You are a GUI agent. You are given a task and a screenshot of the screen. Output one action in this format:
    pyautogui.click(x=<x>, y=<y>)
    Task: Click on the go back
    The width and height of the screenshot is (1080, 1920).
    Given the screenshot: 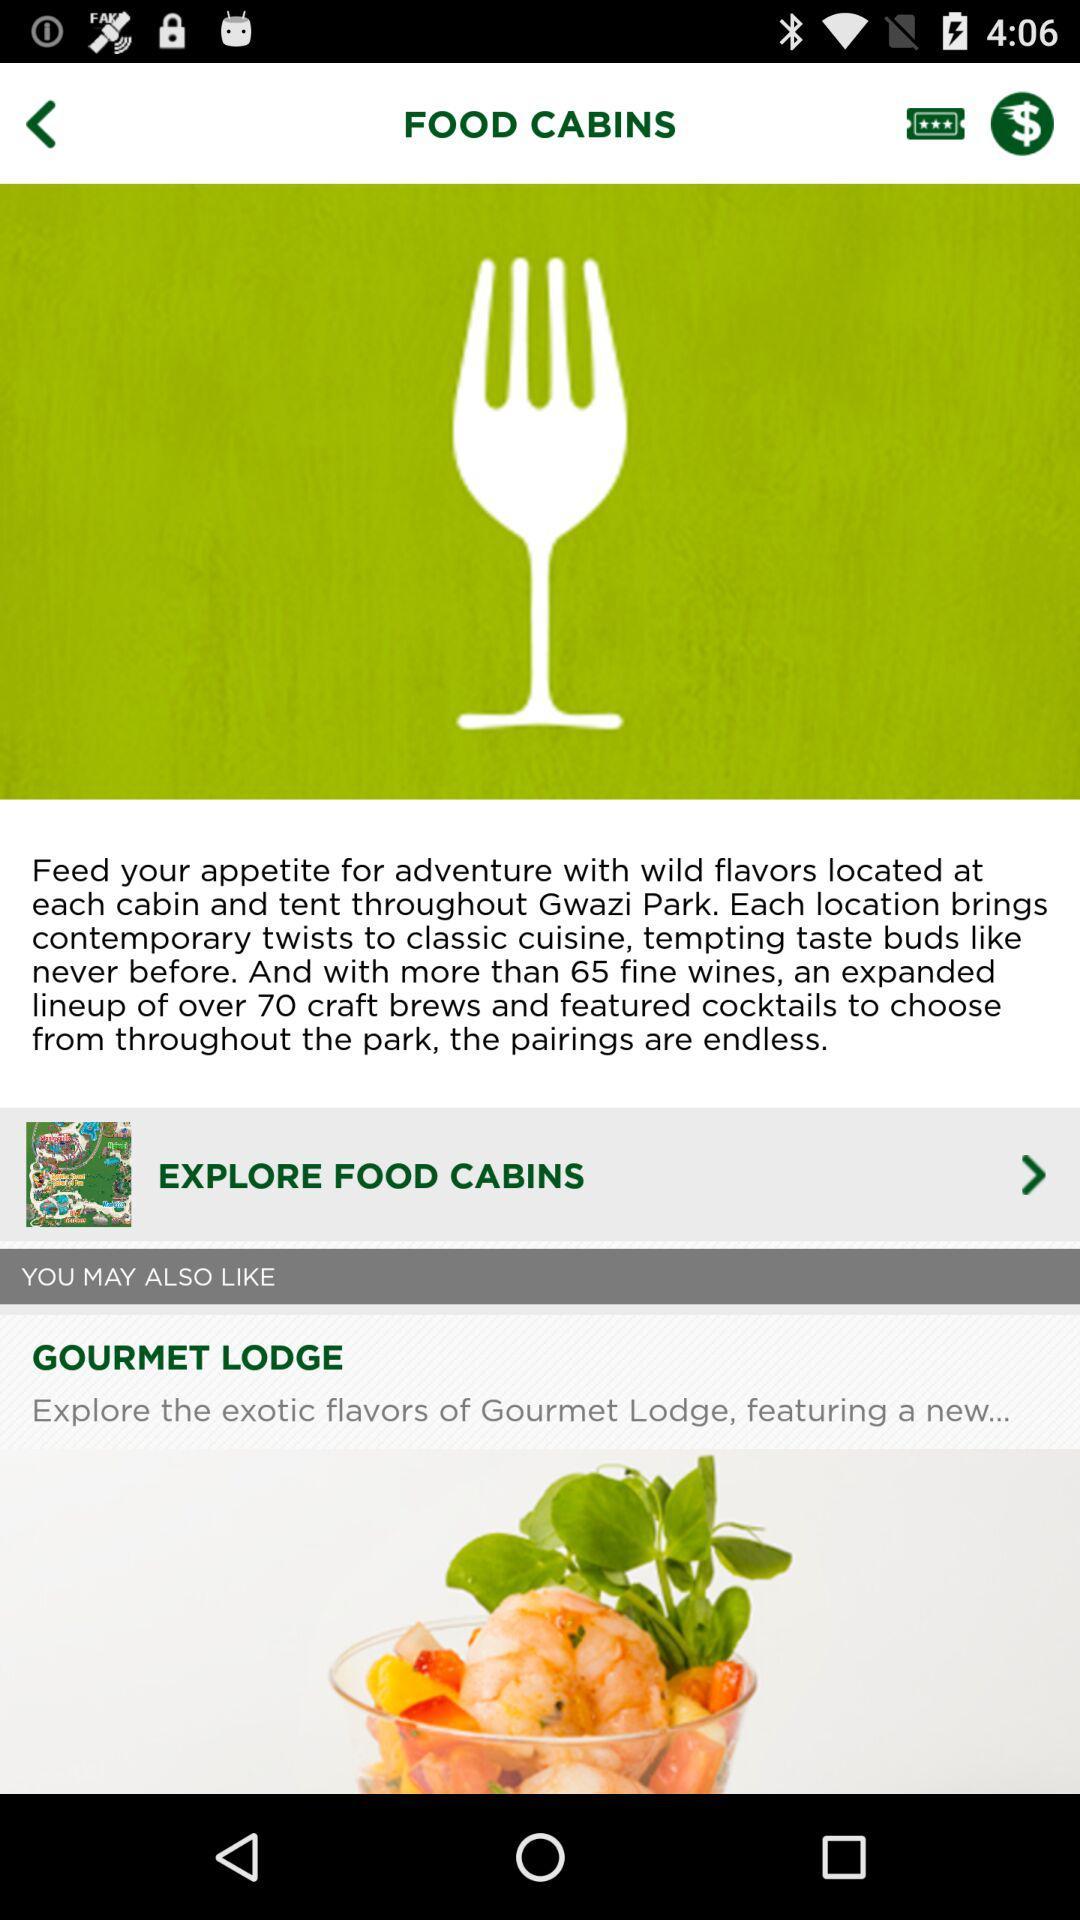 What is the action you would take?
    pyautogui.click(x=54, y=122)
    